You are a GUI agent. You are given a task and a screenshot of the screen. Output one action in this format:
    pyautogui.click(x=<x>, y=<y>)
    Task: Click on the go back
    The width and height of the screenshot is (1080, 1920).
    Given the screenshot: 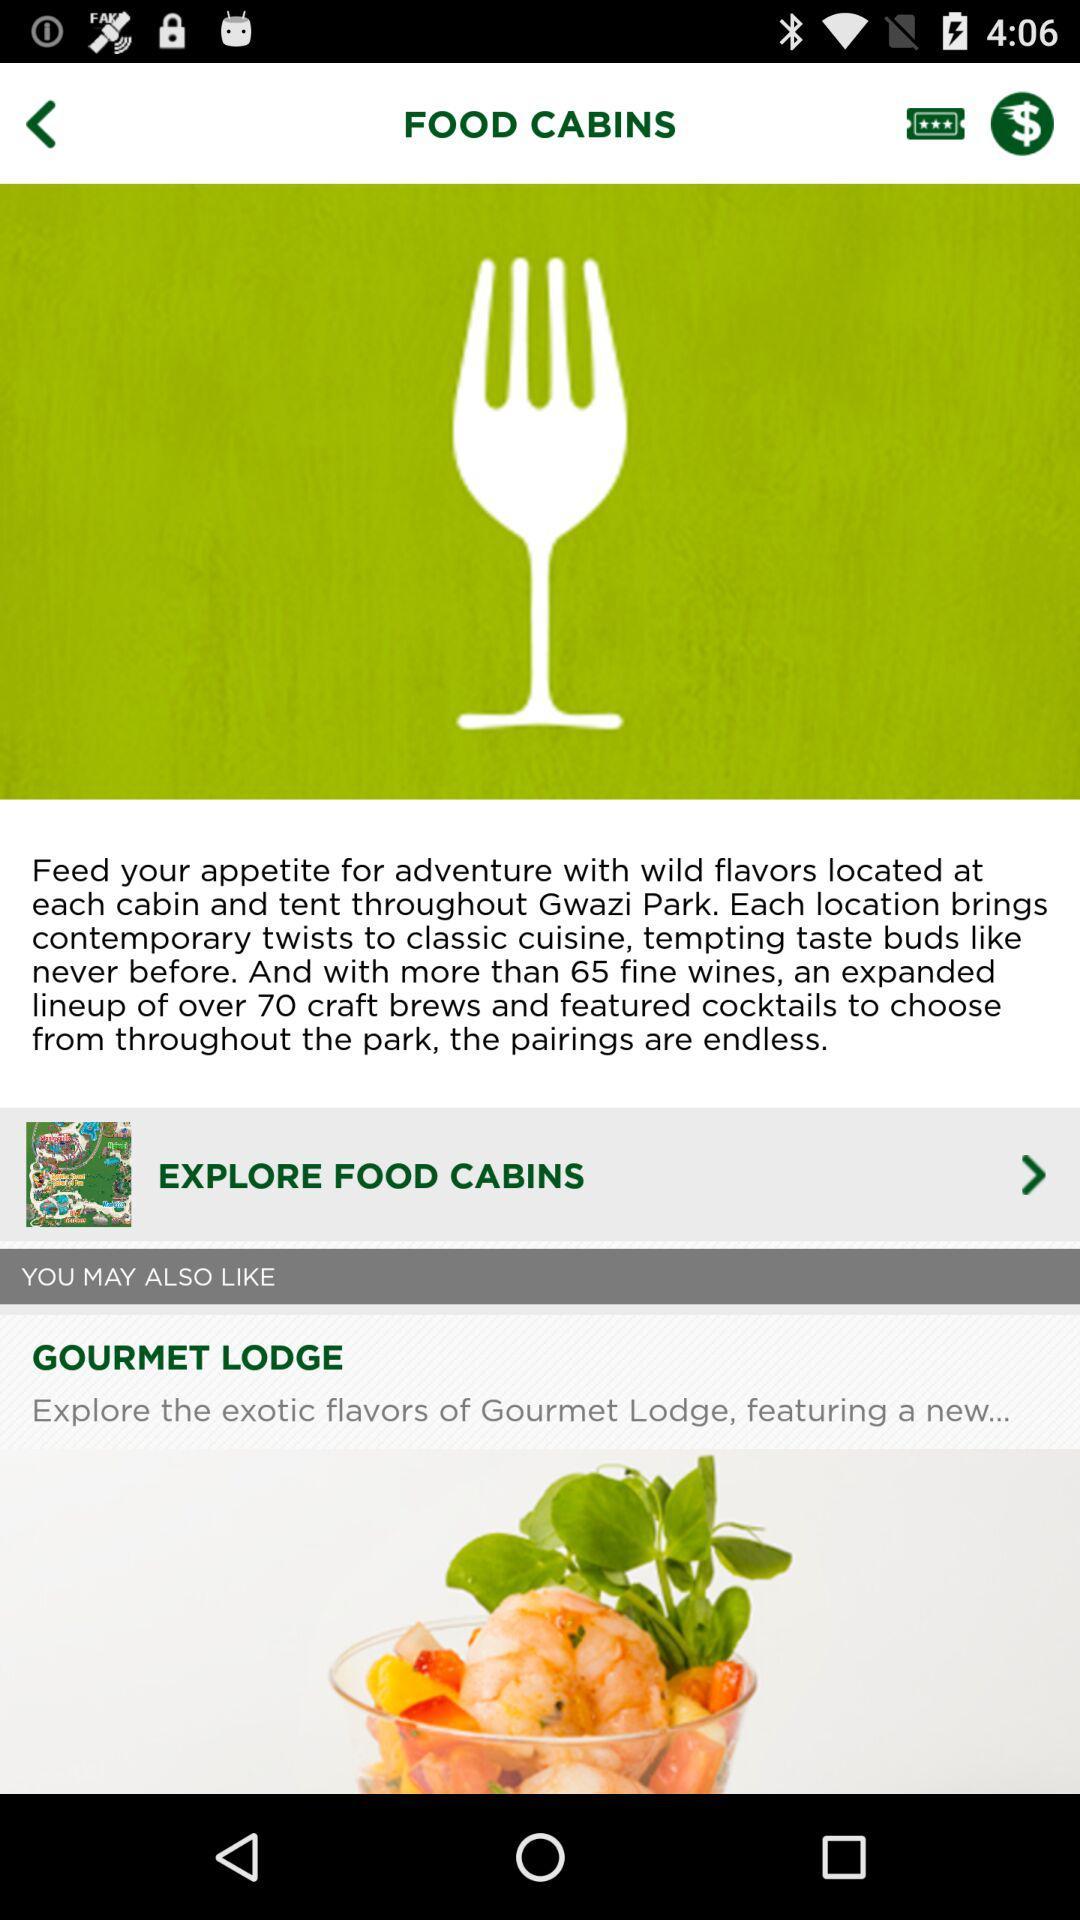 What is the action you would take?
    pyautogui.click(x=54, y=122)
    